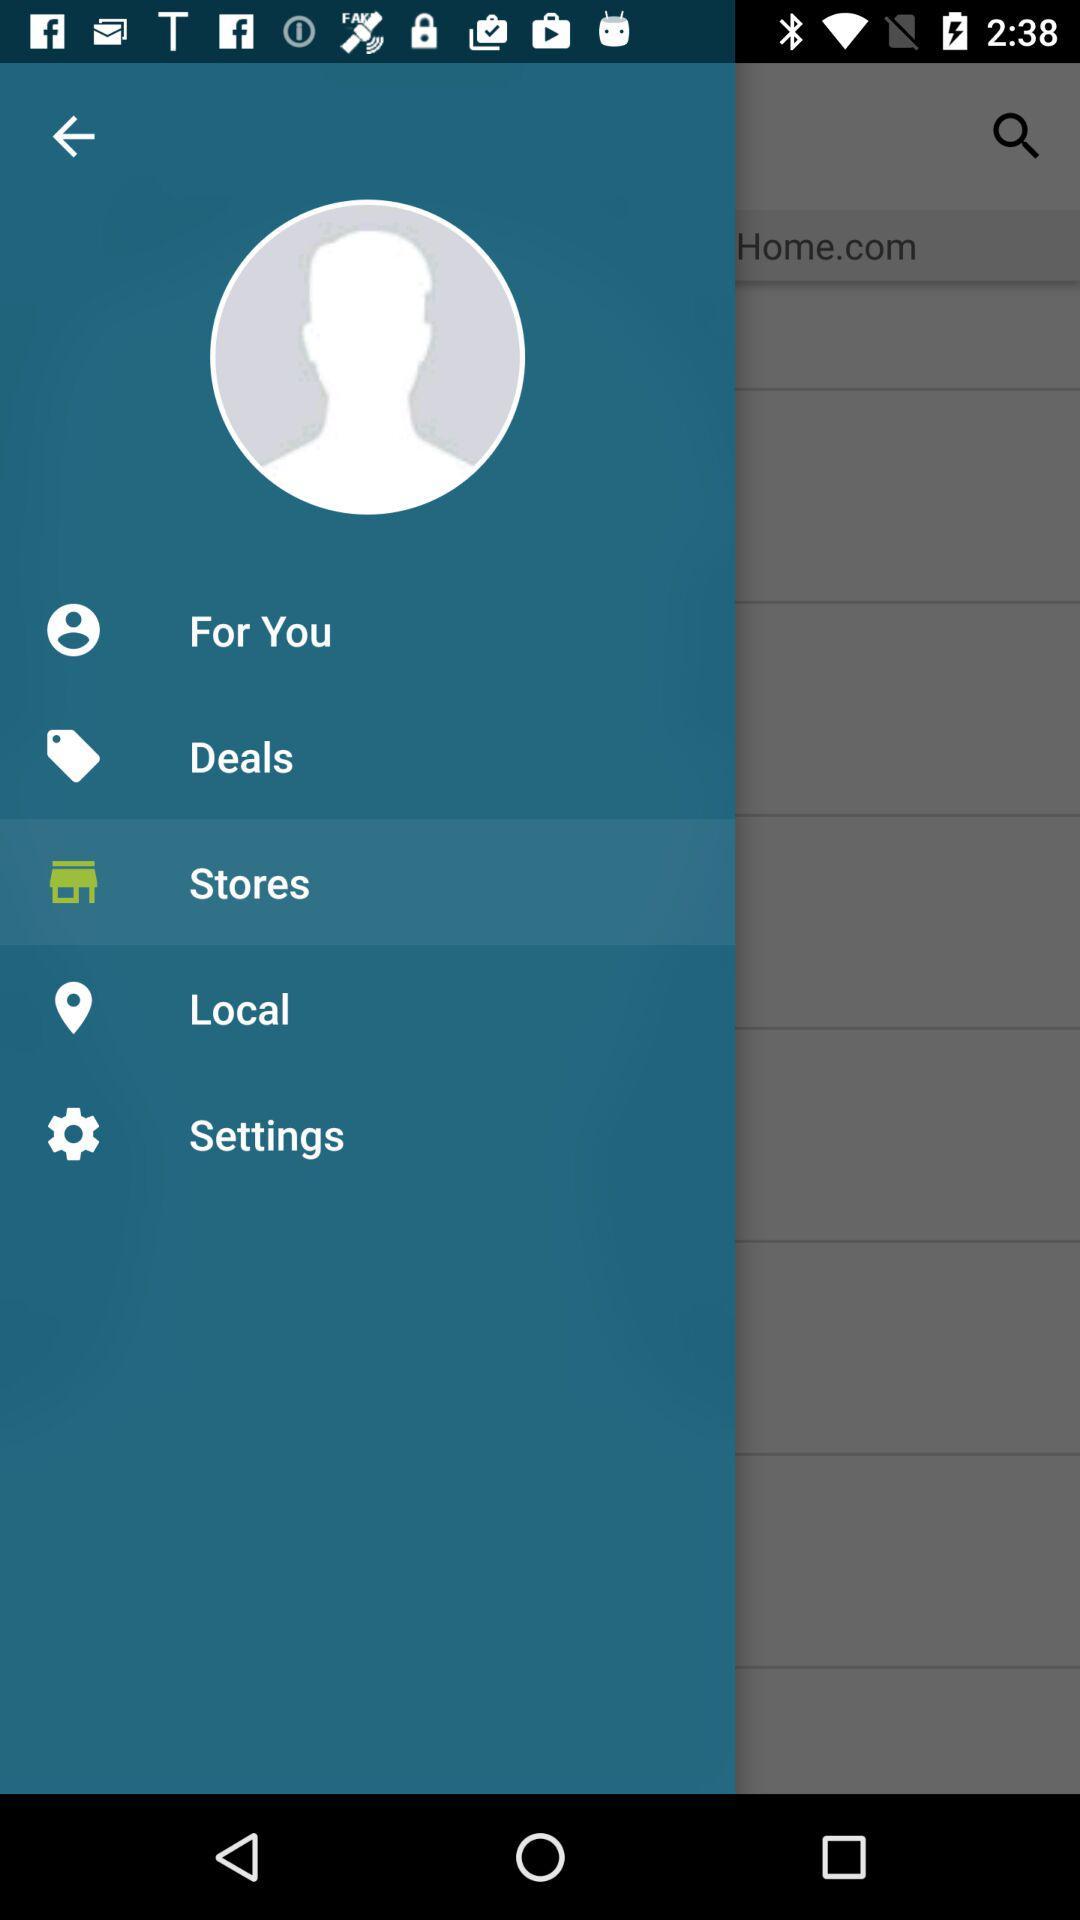 The image size is (1080, 1920). What do you see at coordinates (367, 357) in the screenshot?
I see `the profile image` at bounding box center [367, 357].